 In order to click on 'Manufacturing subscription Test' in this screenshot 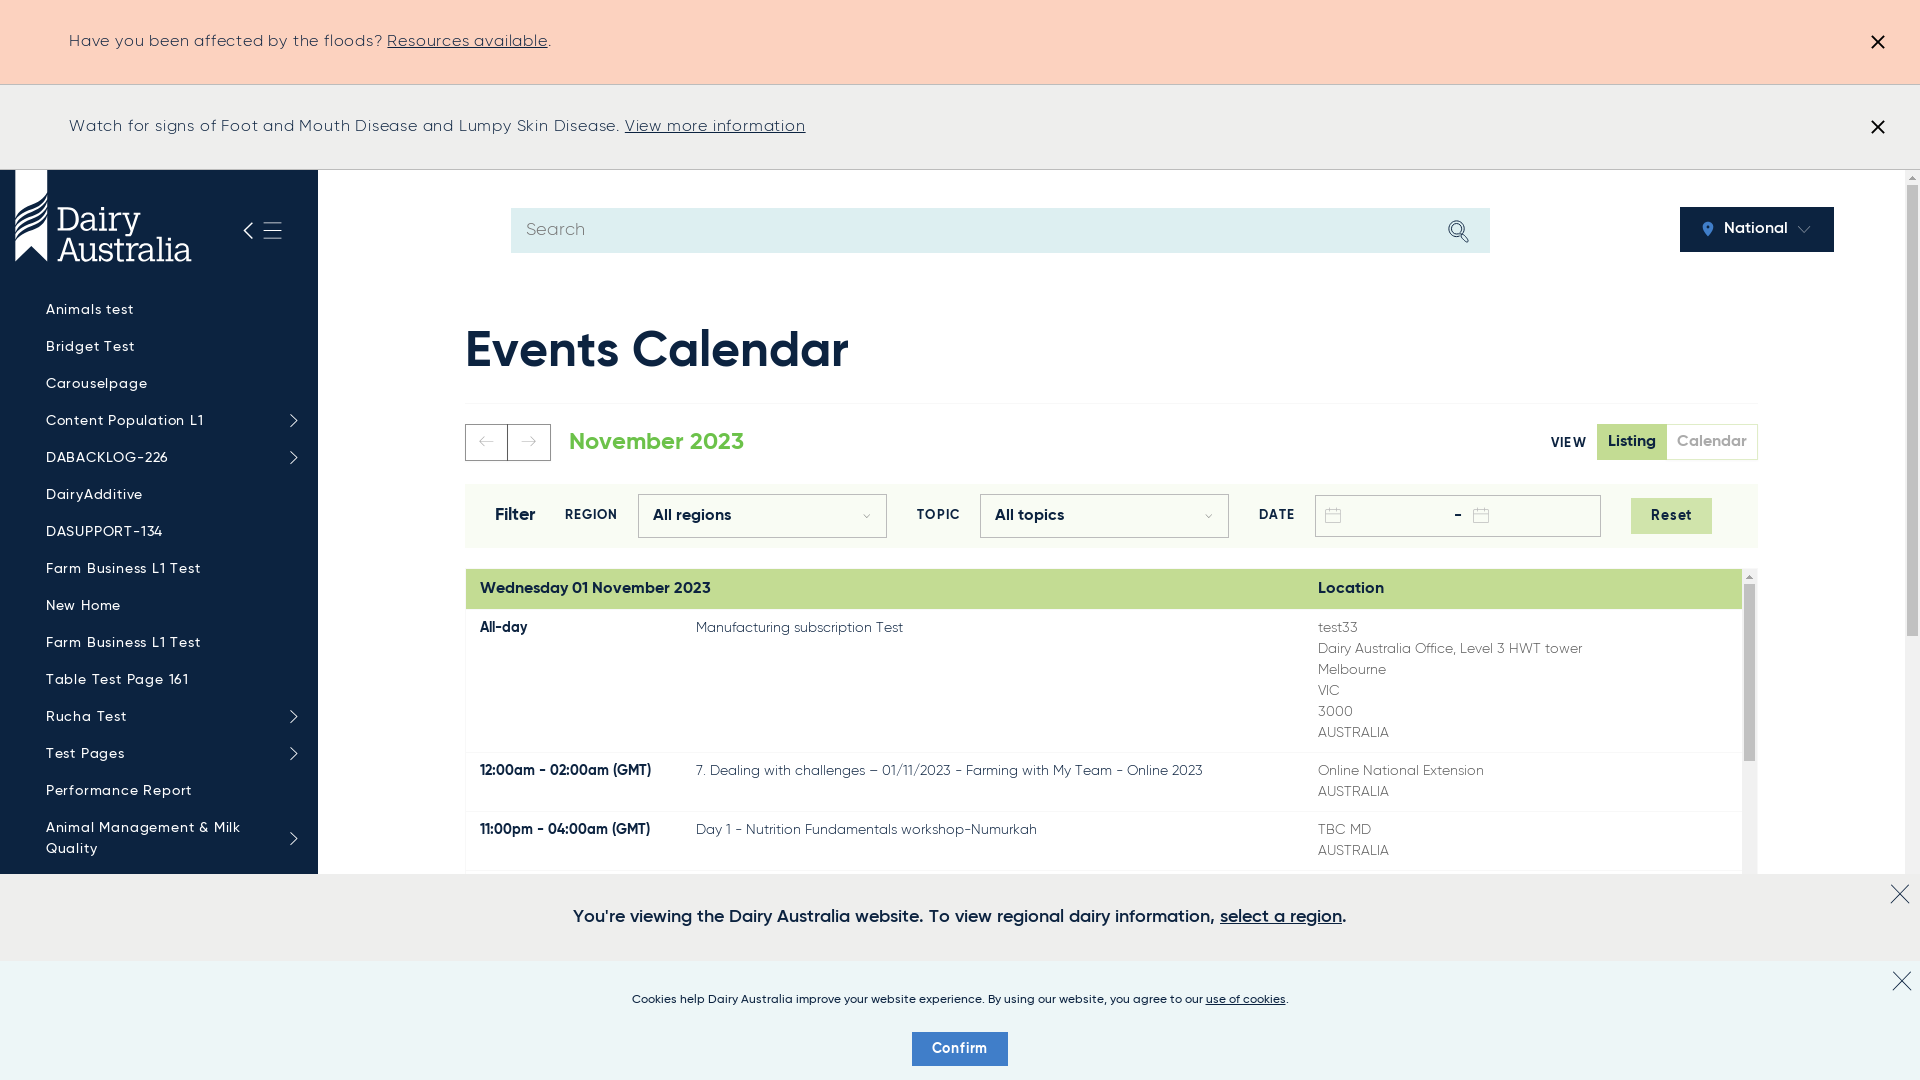, I will do `click(798, 627)`.